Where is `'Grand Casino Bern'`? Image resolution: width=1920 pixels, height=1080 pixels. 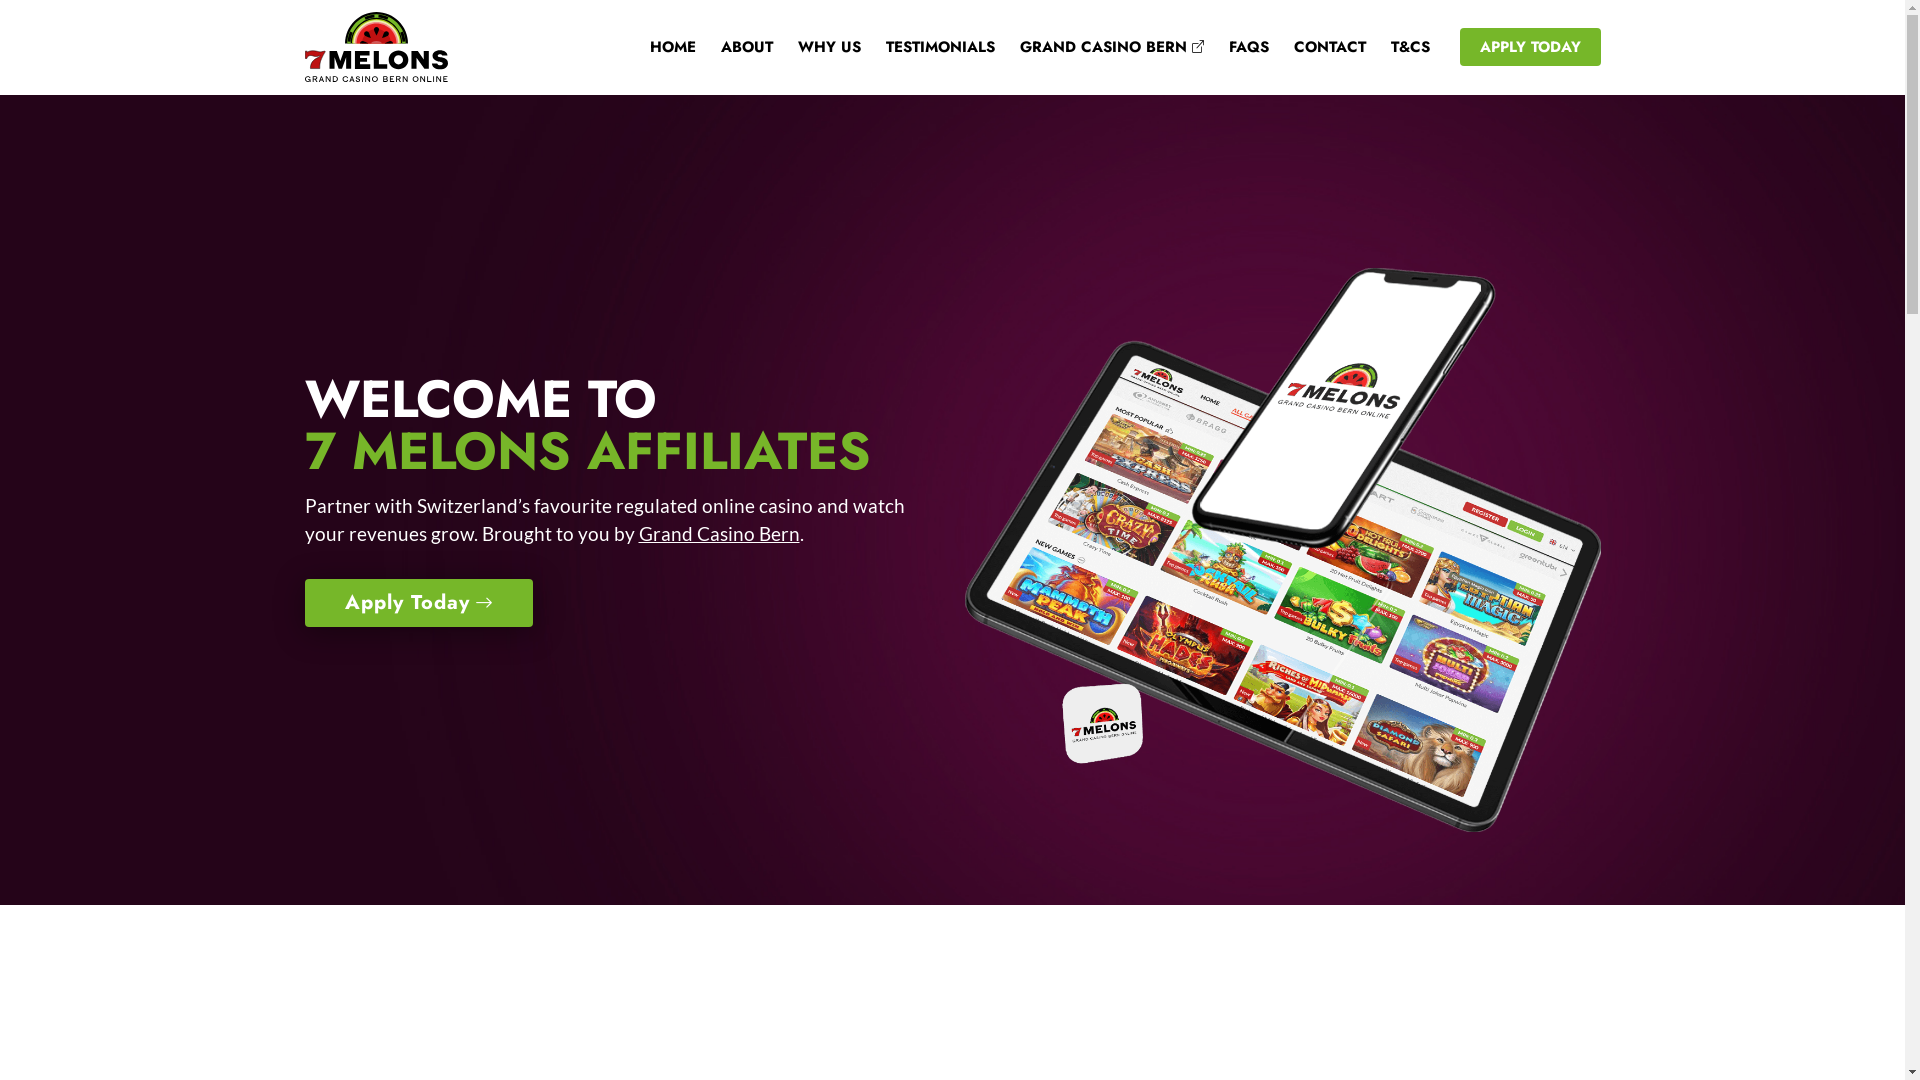 'Grand Casino Bern' is located at coordinates (637, 532).